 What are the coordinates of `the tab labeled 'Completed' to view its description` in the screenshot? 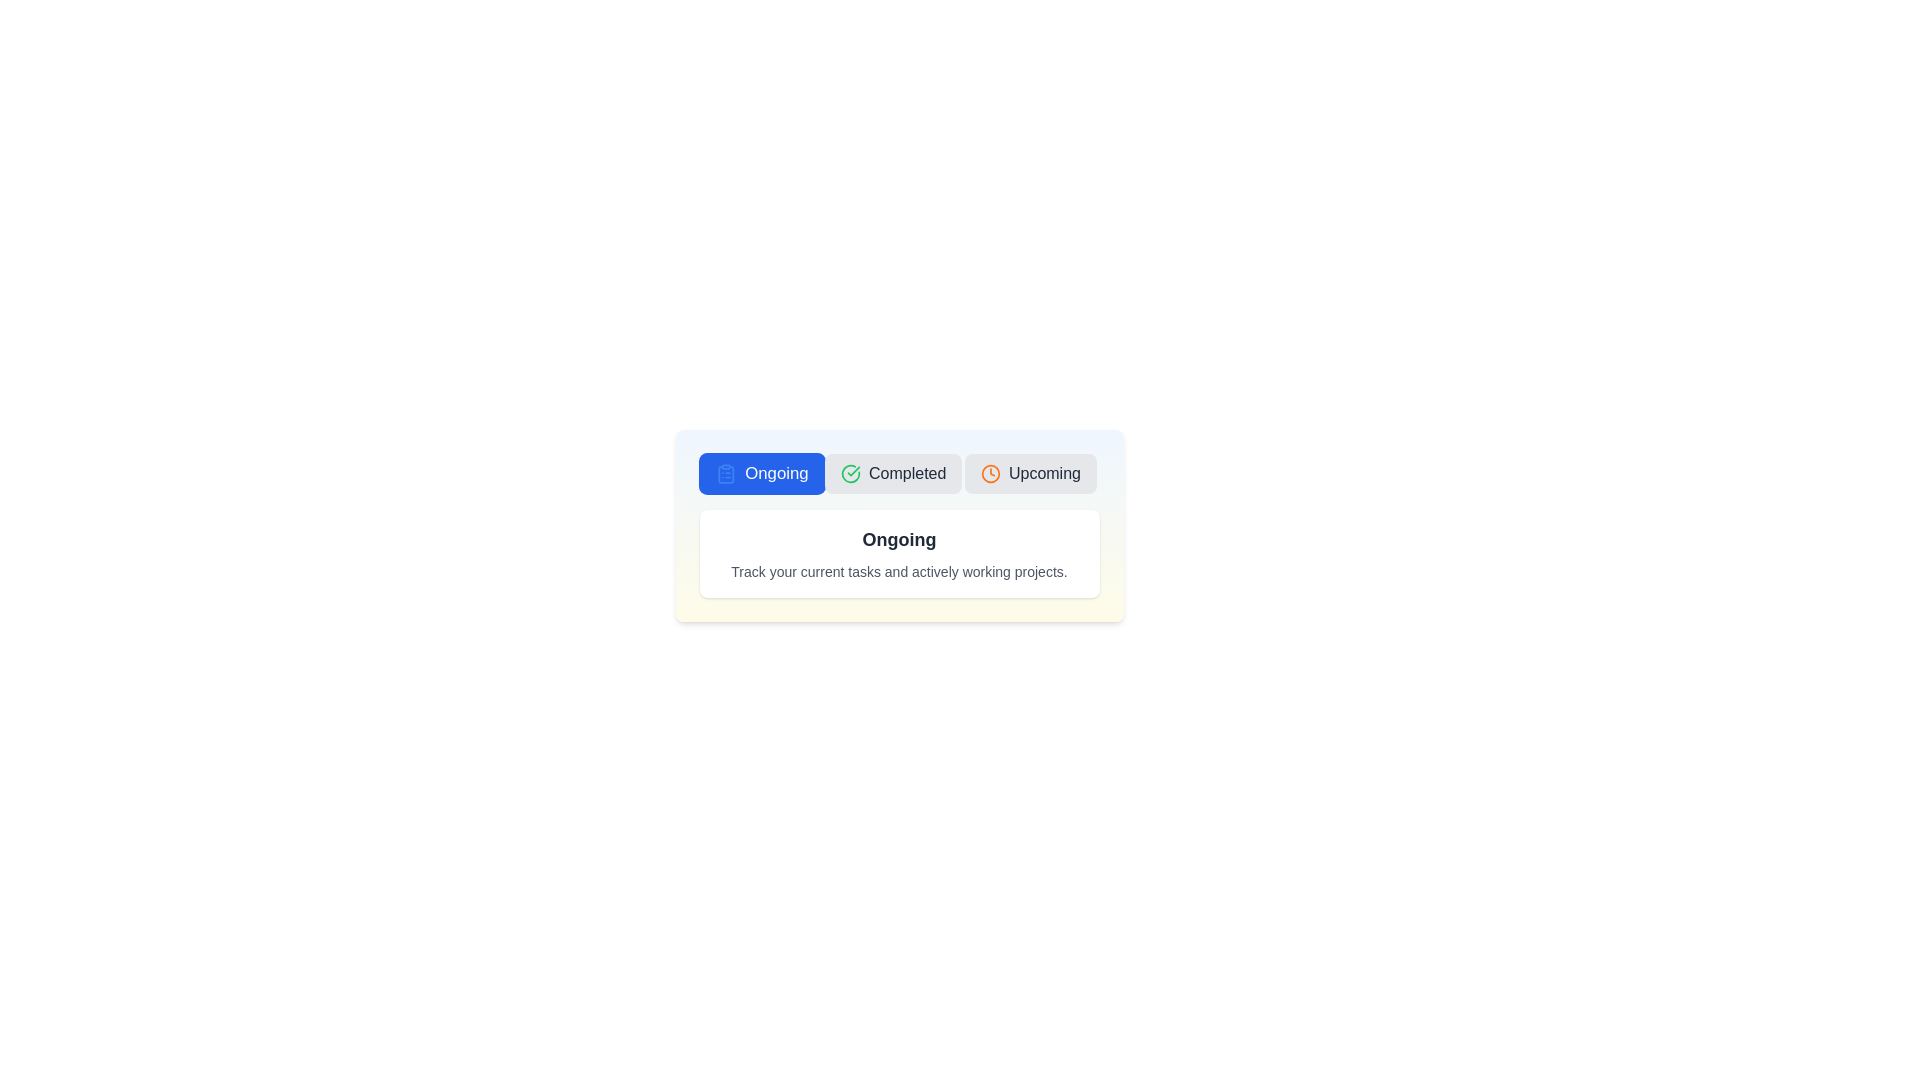 It's located at (892, 474).